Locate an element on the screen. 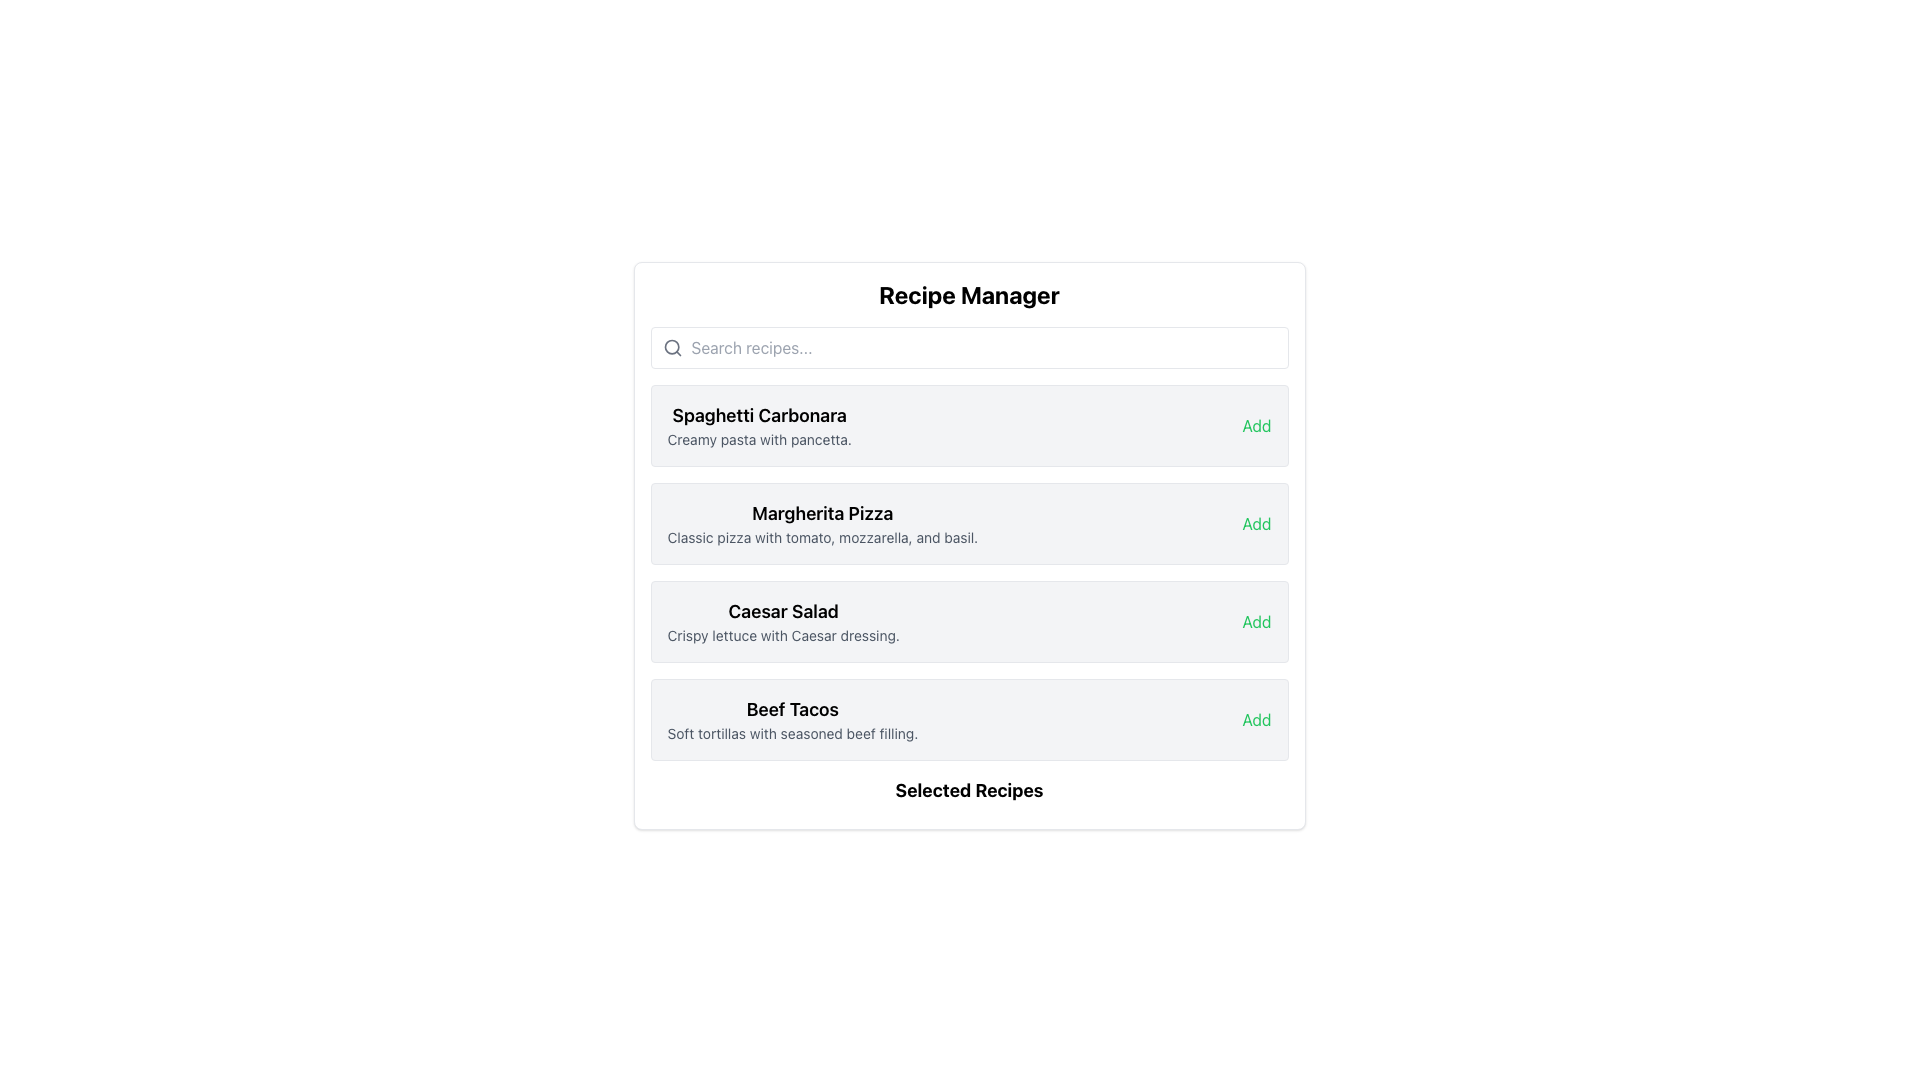 The image size is (1920, 1080). the first menu item entry for a featured dish located beneath the search bar is located at coordinates (969, 424).